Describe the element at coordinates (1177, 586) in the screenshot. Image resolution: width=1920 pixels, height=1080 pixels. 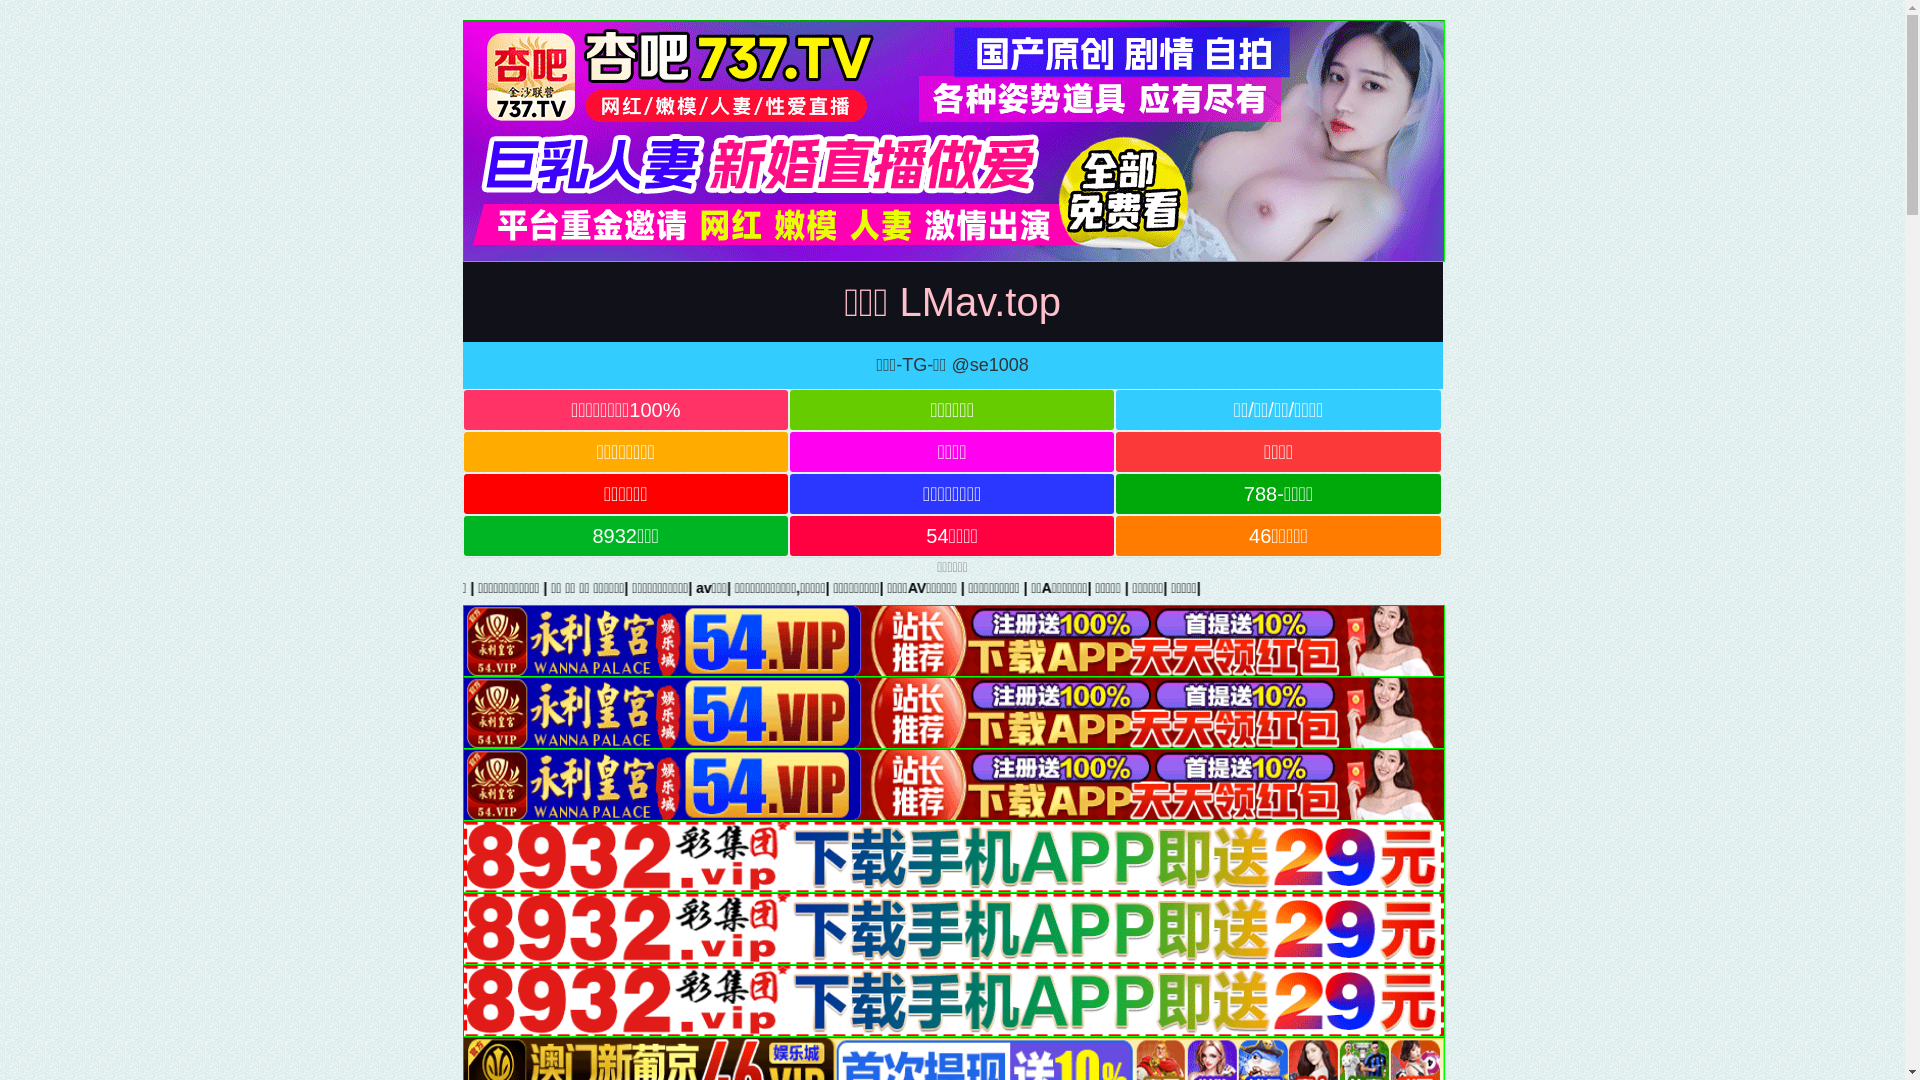
I see `'|'` at that location.